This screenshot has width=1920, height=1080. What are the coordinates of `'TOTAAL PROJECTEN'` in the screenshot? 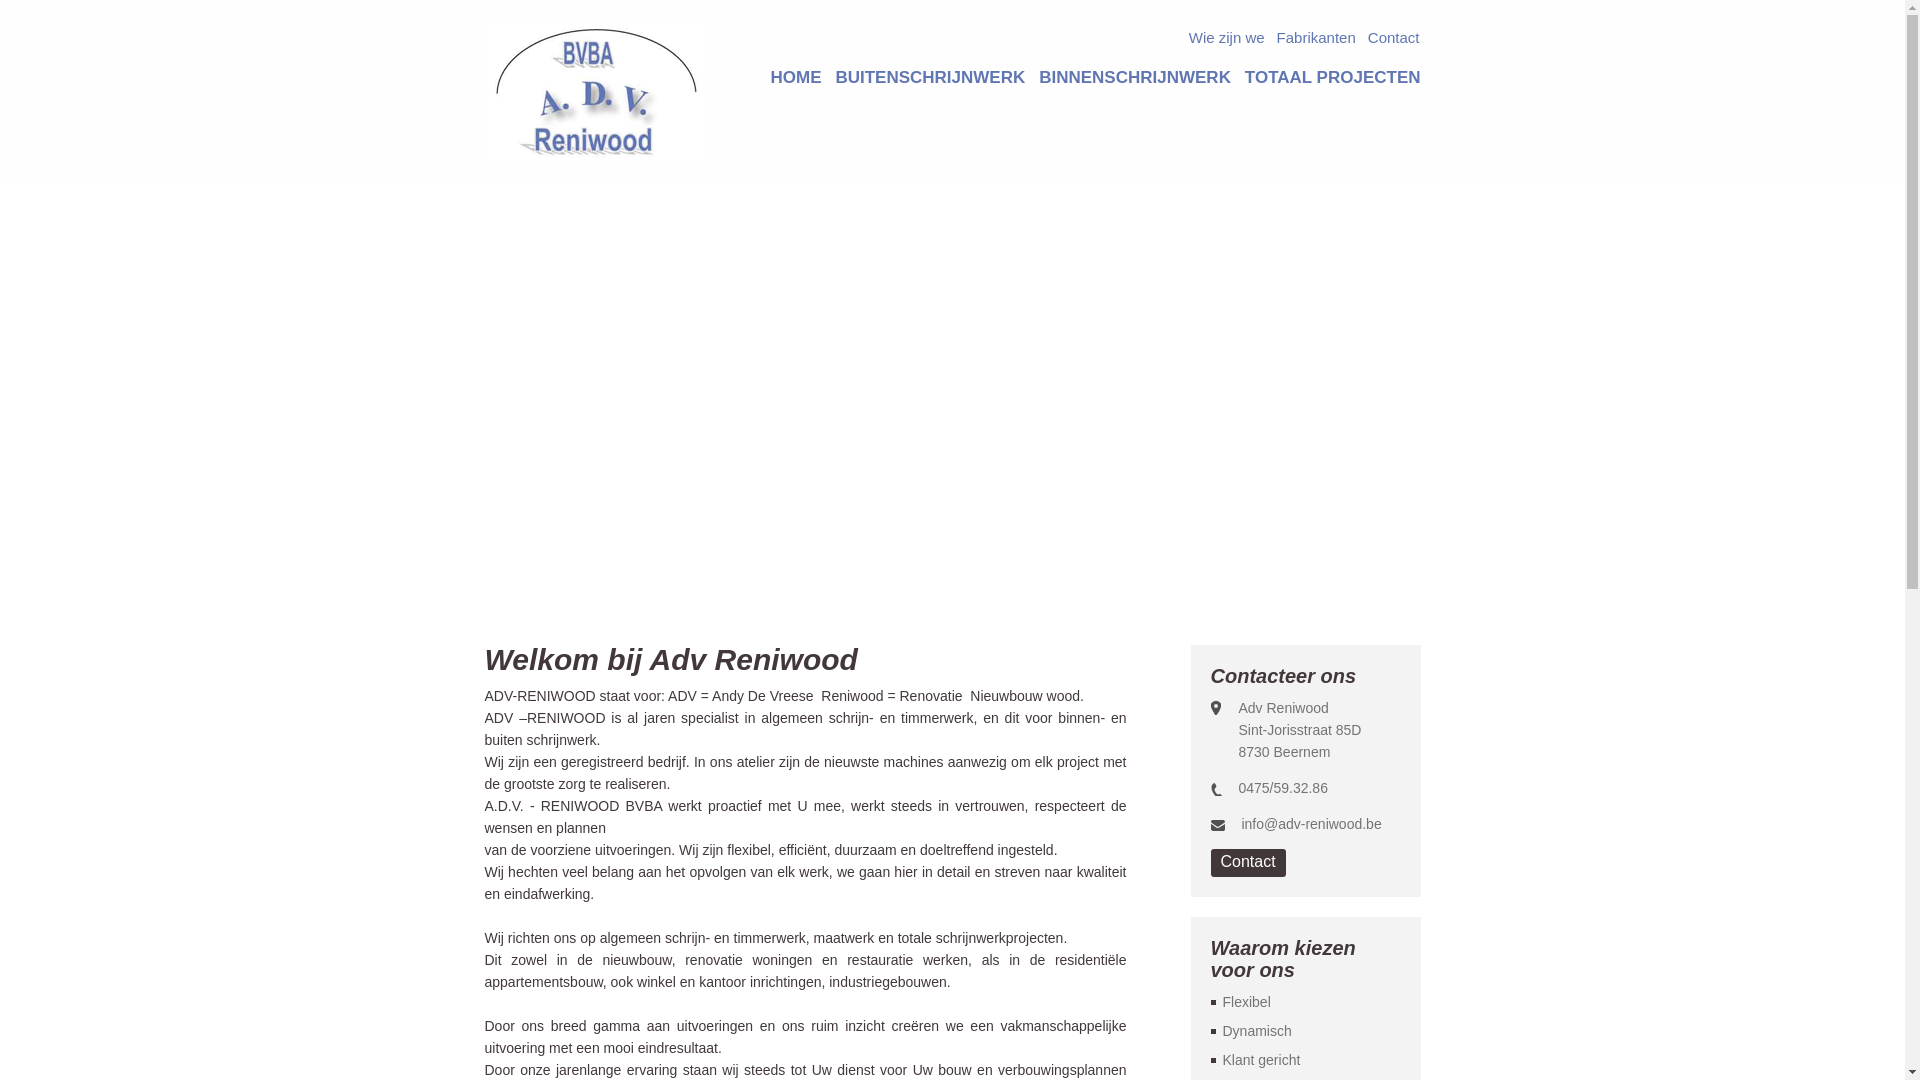 It's located at (1333, 76).